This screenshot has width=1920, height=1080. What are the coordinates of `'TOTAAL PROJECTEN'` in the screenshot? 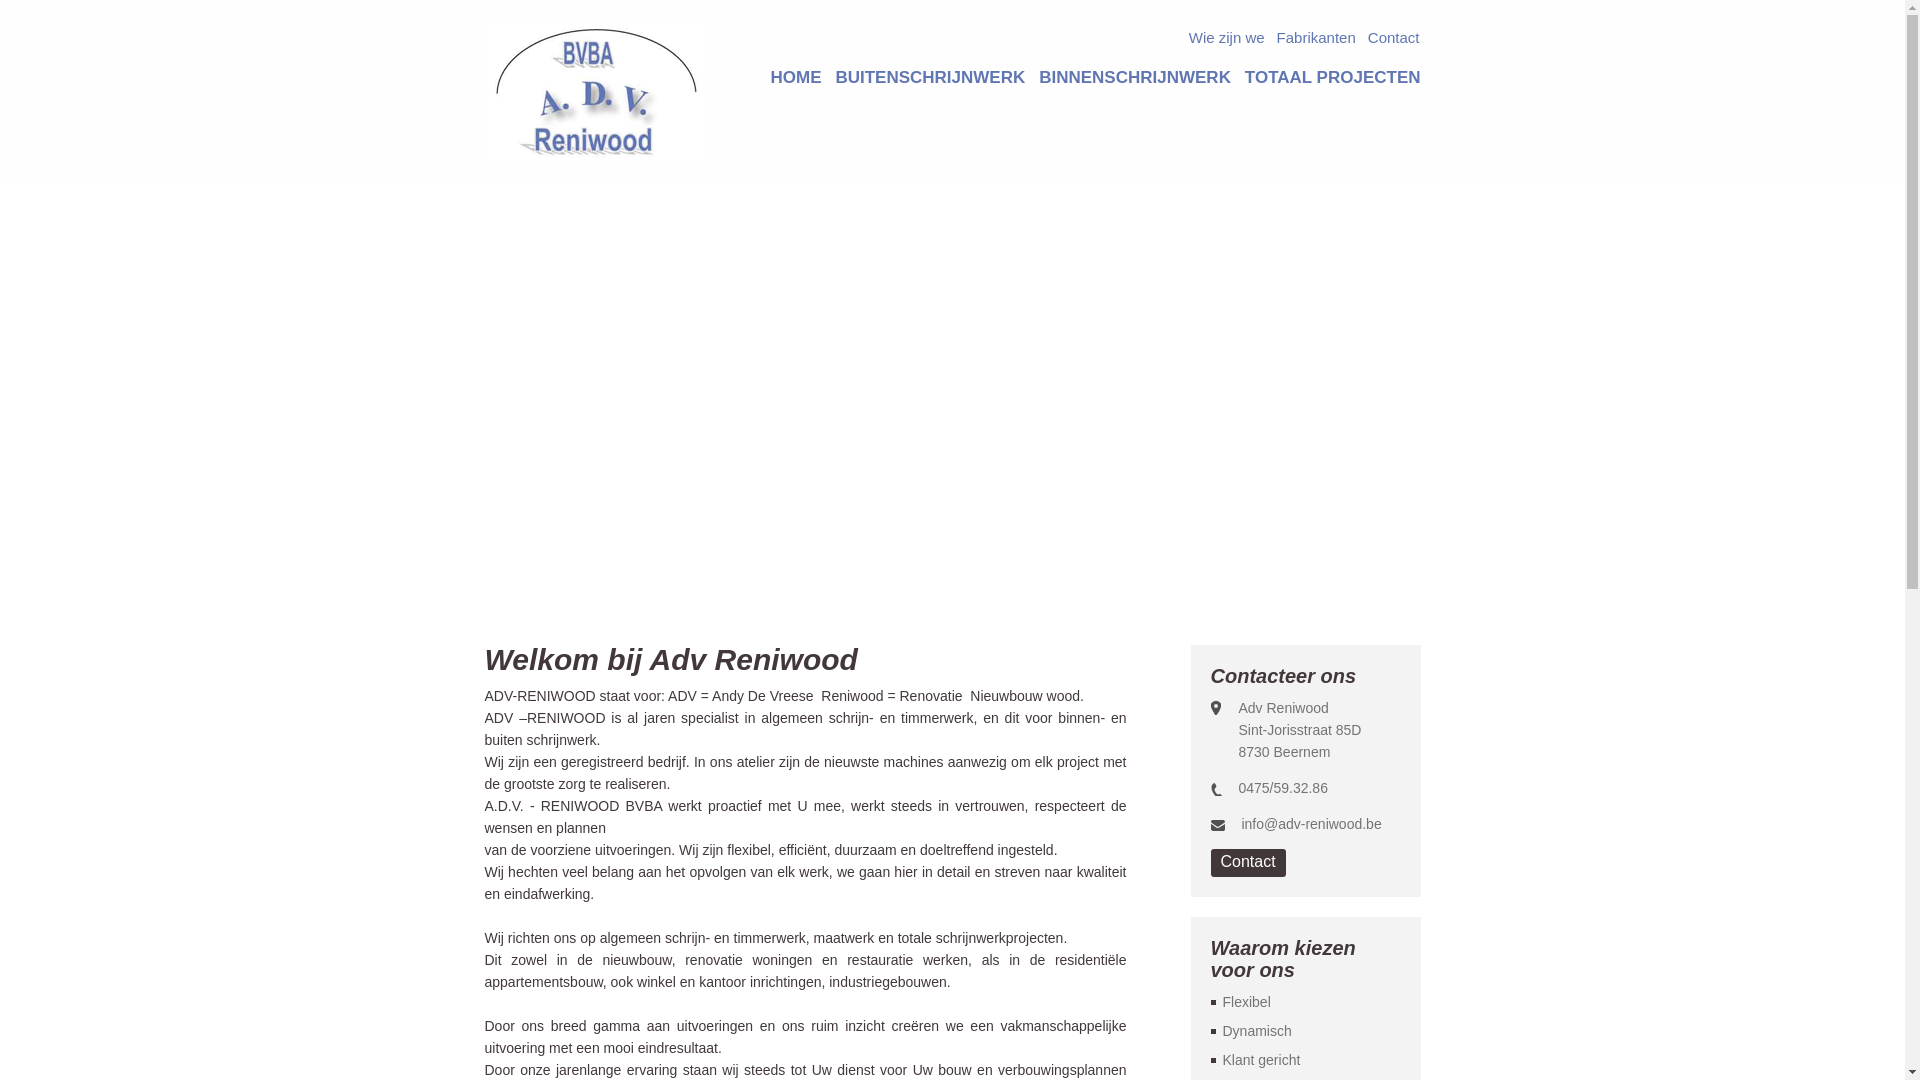 It's located at (1333, 76).